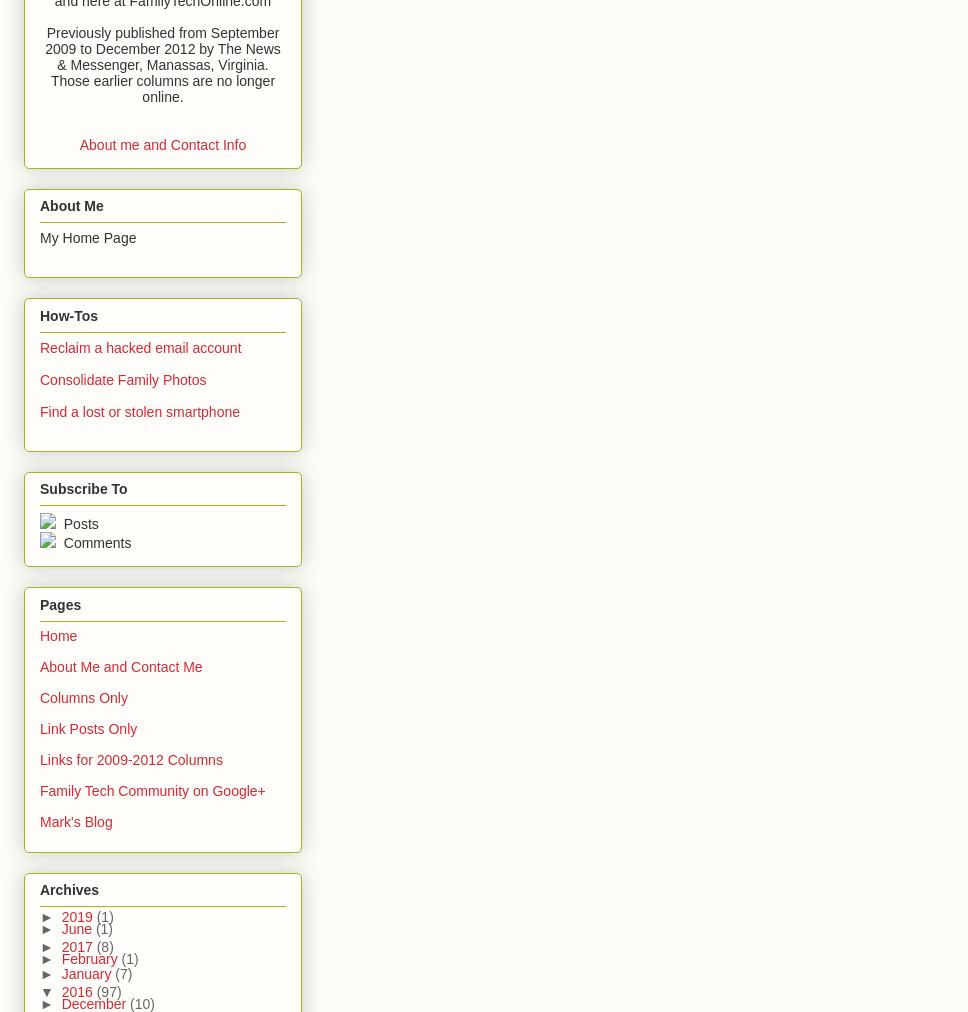 The width and height of the screenshot is (968, 1012). What do you see at coordinates (39, 728) in the screenshot?
I see `'Link Posts Only'` at bounding box center [39, 728].